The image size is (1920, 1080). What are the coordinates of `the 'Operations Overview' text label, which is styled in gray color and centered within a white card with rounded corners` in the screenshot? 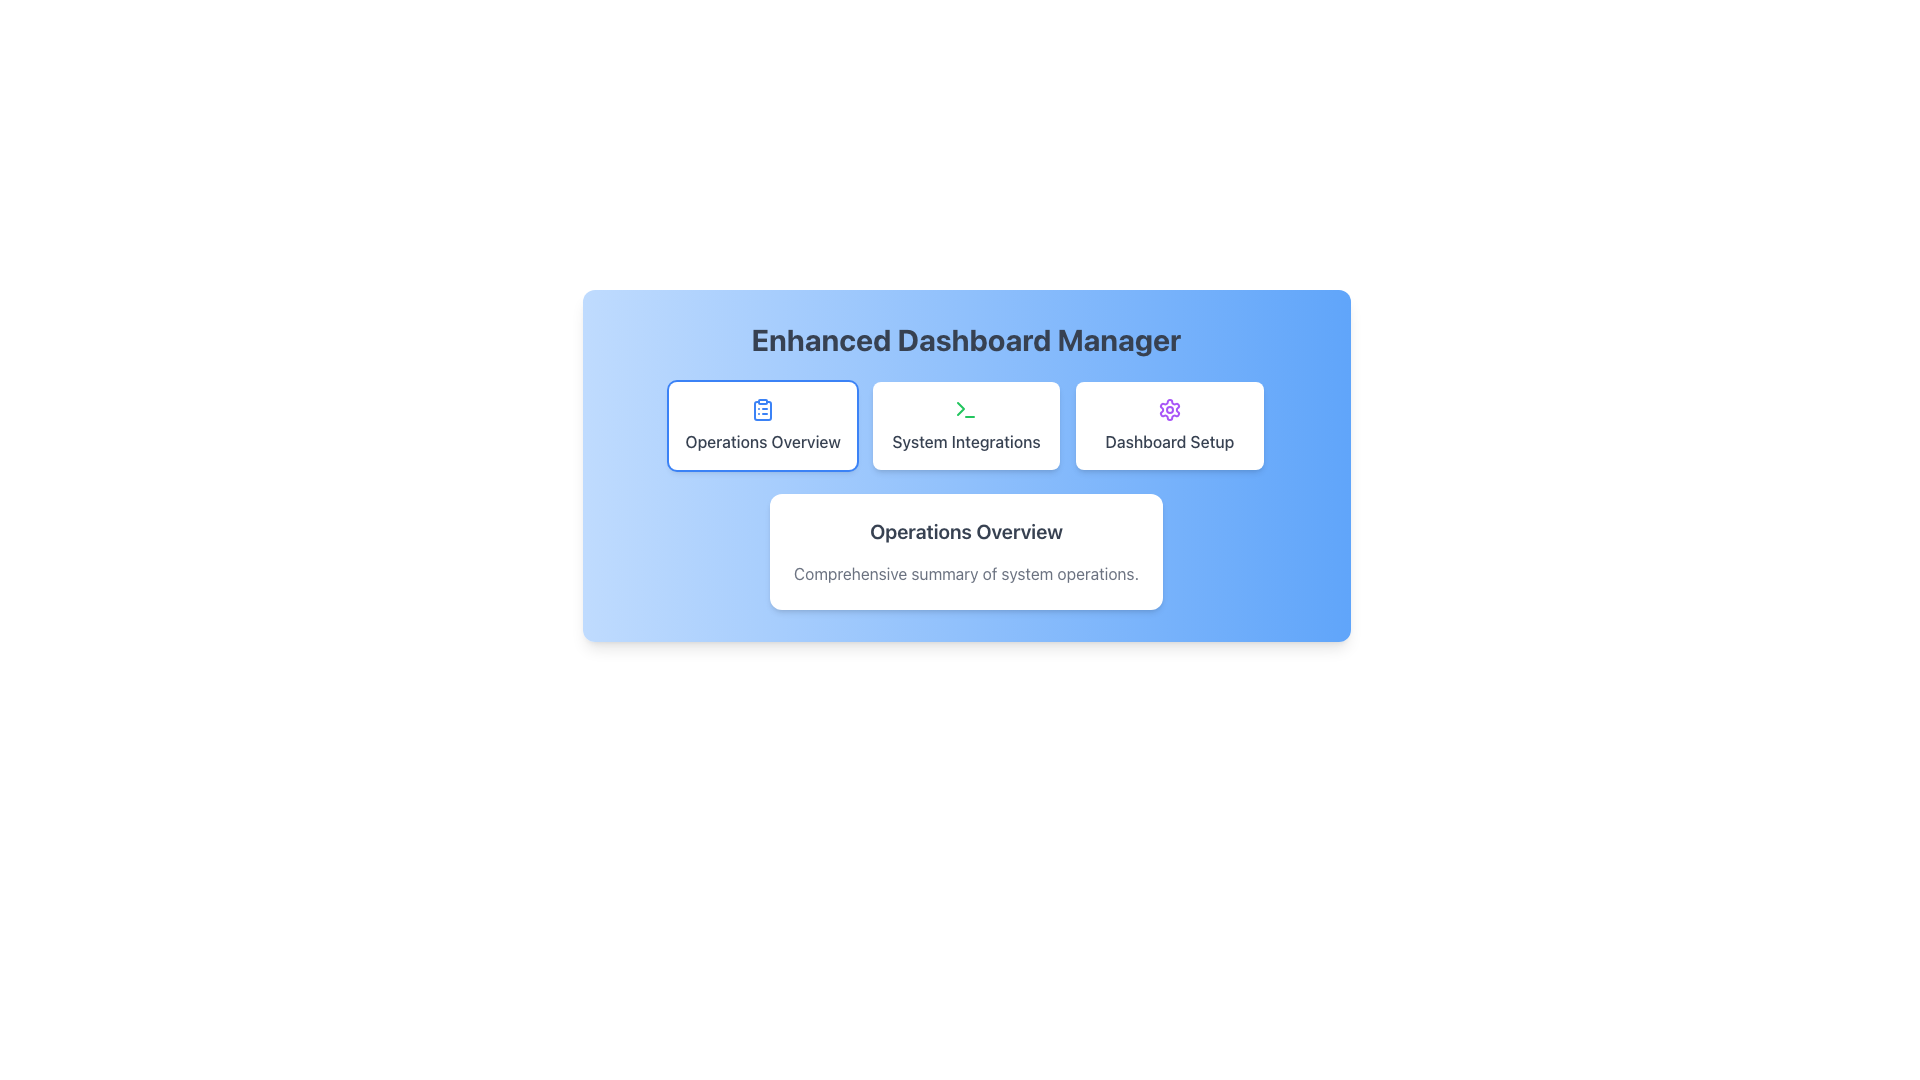 It's located at (762, 441).